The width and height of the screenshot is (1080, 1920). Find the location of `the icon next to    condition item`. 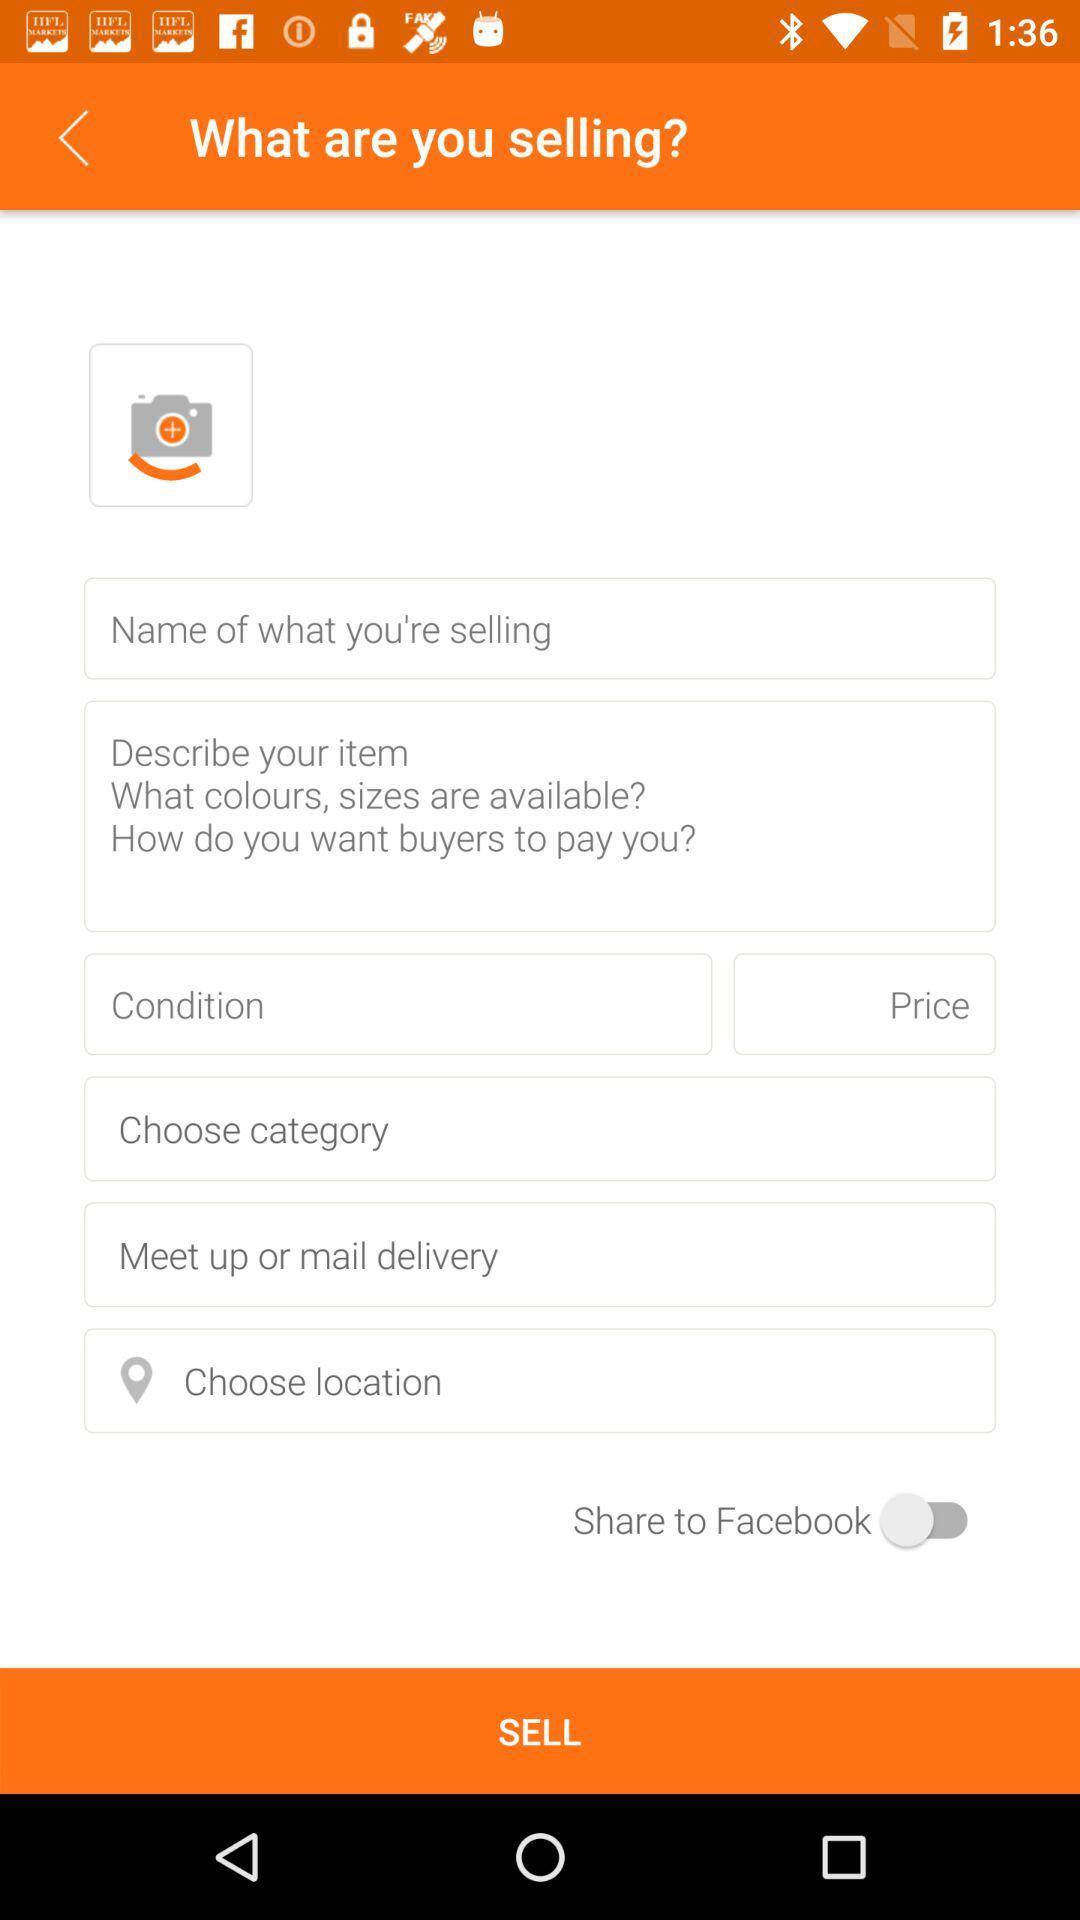

the icon next to    condition item is located at coordinates (863, 1004).